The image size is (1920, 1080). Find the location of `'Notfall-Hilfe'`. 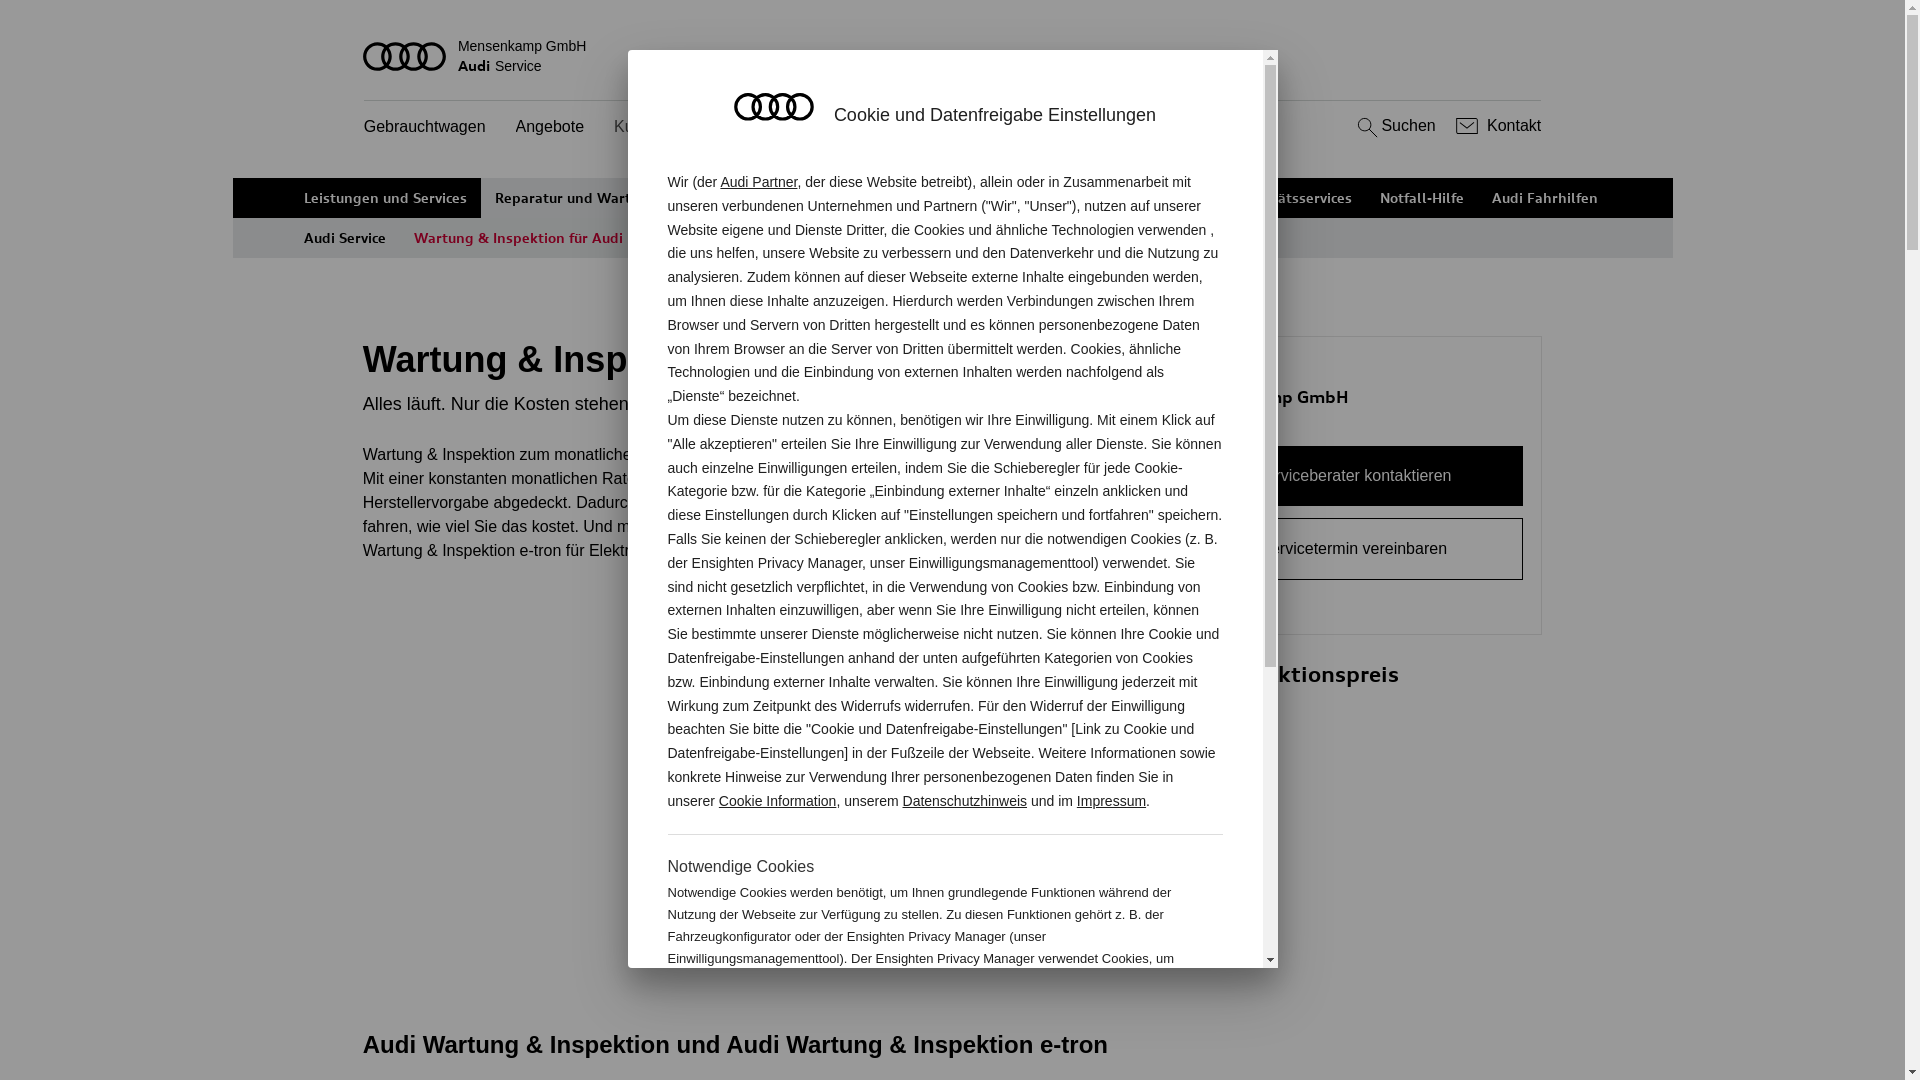

'Notfall-Hilfe' is located at coordinates (1365, 197).